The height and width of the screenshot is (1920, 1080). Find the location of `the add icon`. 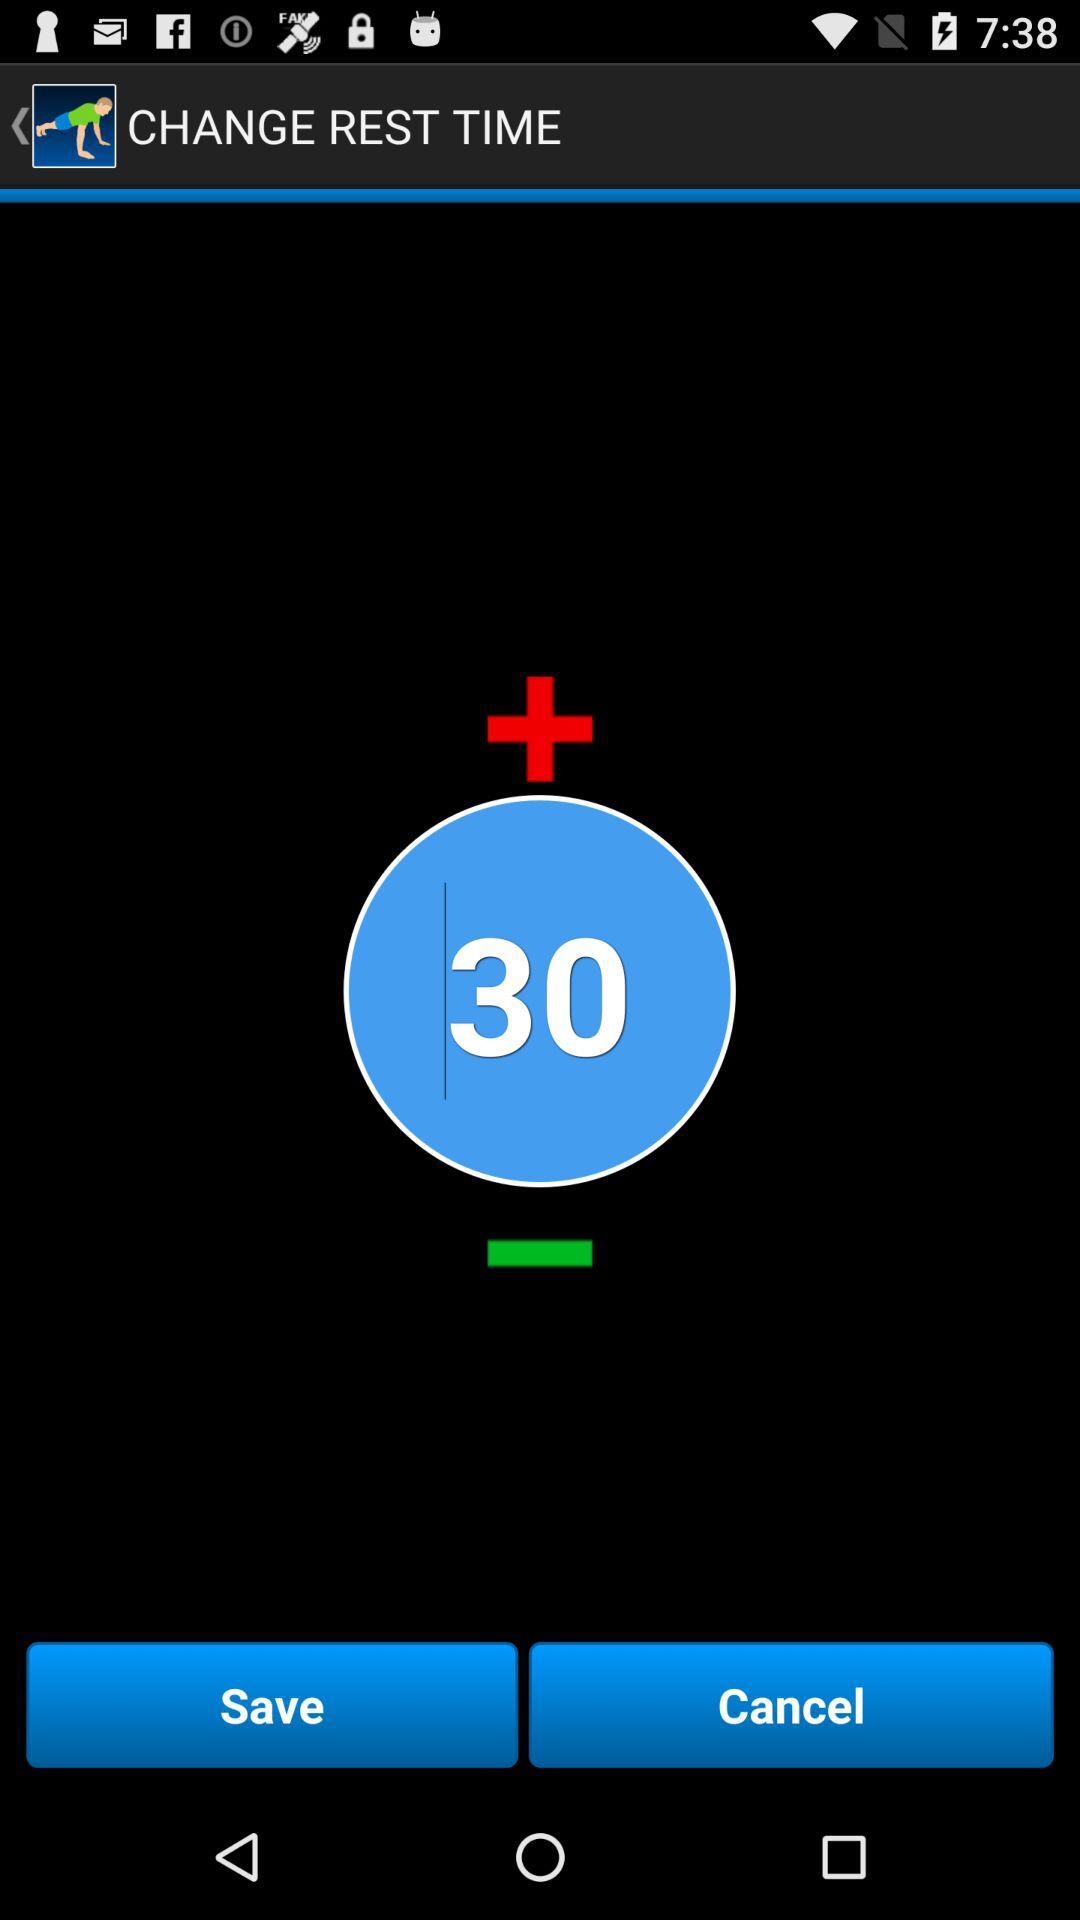

the add icon is located at coordinates (540, 779).